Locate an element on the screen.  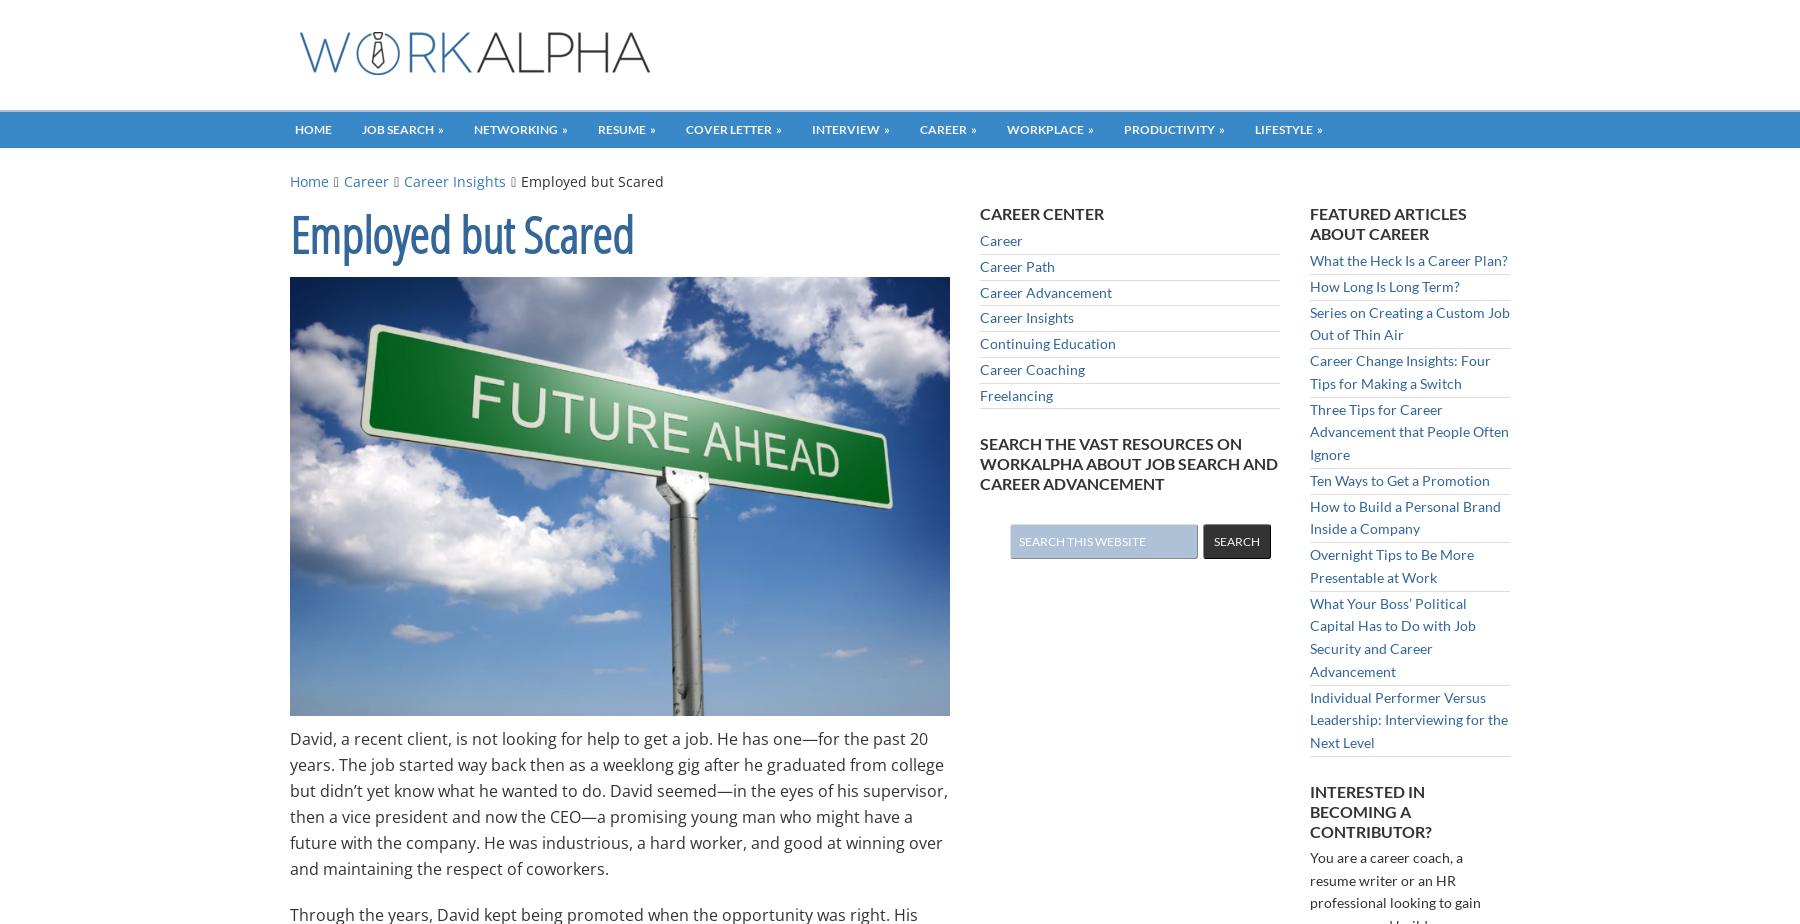
'David, a recent client, is not looking for help to get a job. He has one—for the past 20 years. The job started way back then as a weeklong gig after he graduated from college but didn’t yet know what he wanted to do. David seemed—in the eyes of his supervisor, then a vice president and now the CEO—a promising young man who might have a future with the company. He was industrious, a hard worker, and good at winning over and maintaining the respect of coworkers.' is located at coordinates (619, 803).